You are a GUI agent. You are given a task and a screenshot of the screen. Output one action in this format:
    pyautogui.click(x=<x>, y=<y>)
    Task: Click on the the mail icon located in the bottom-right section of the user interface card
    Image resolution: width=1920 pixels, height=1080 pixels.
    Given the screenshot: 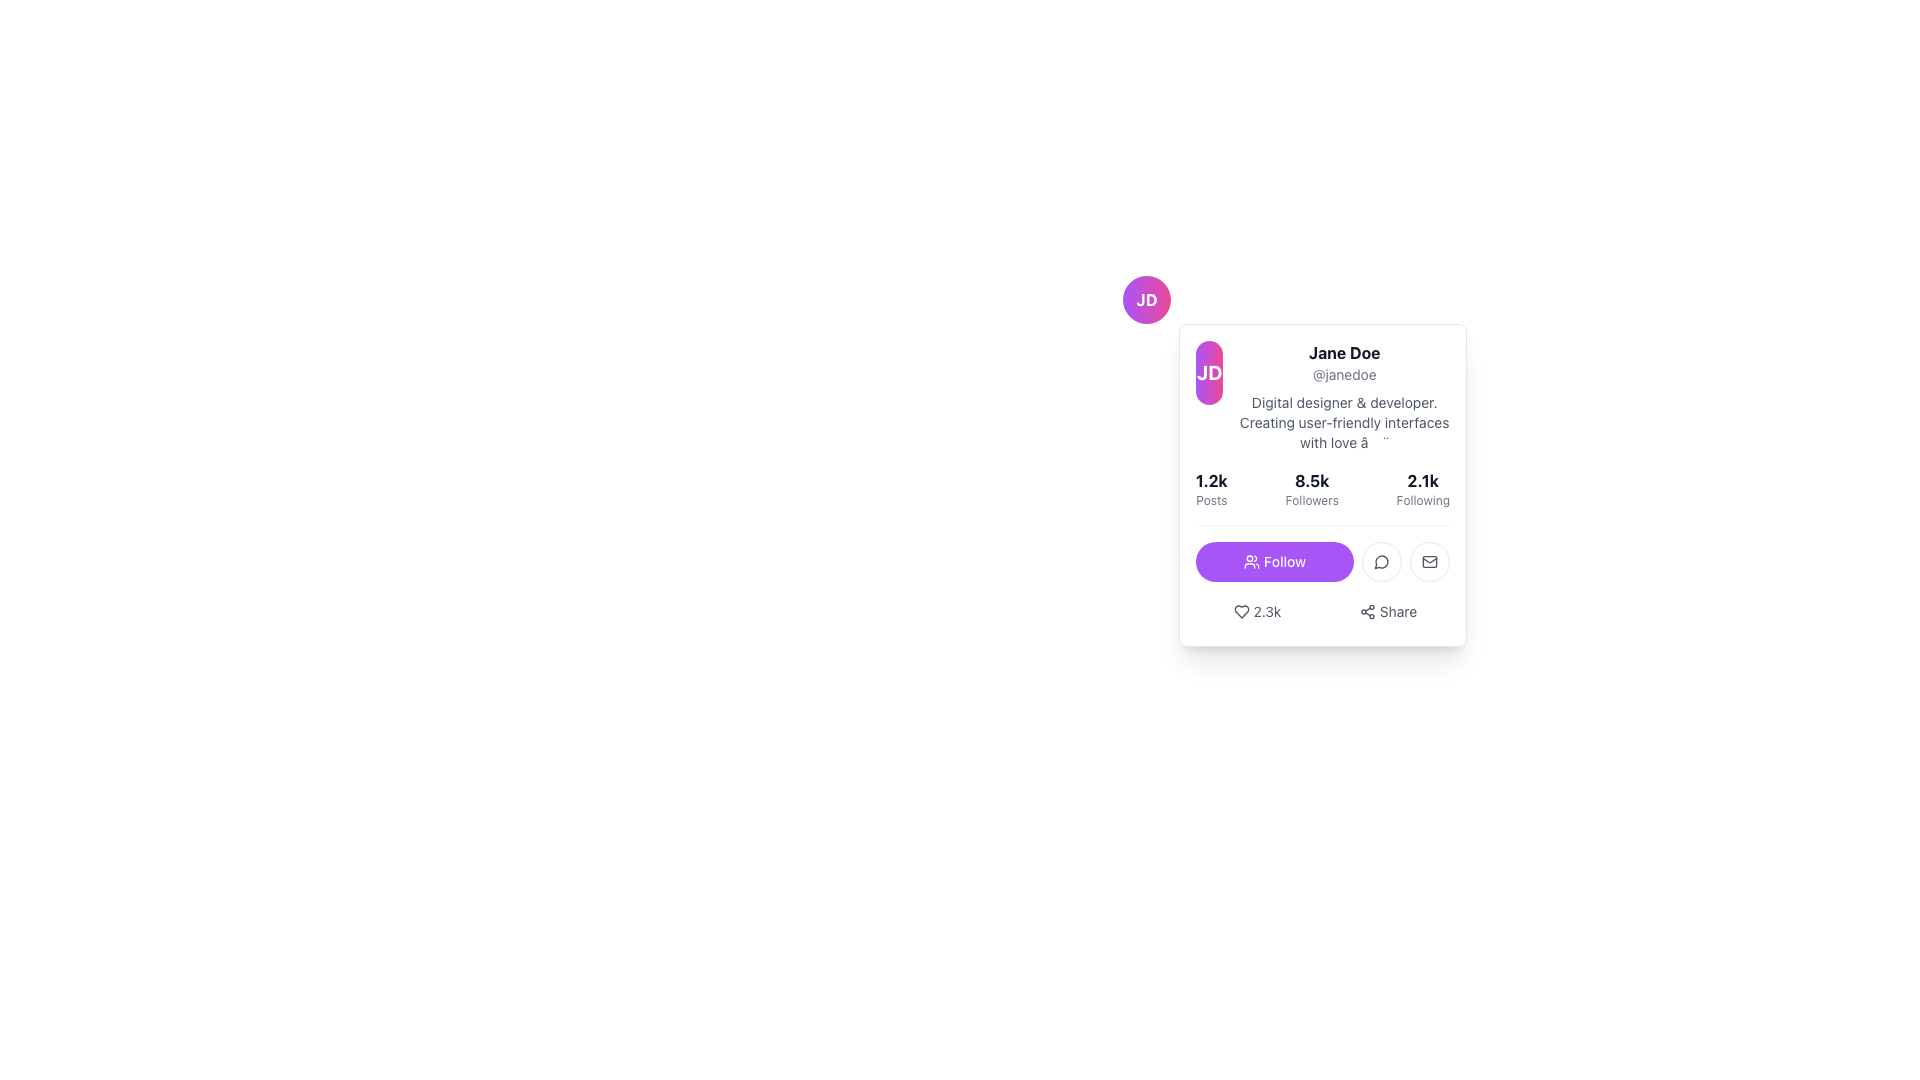 What is the action you would take?
    pyautogui.click(x=1429, y=562)
    